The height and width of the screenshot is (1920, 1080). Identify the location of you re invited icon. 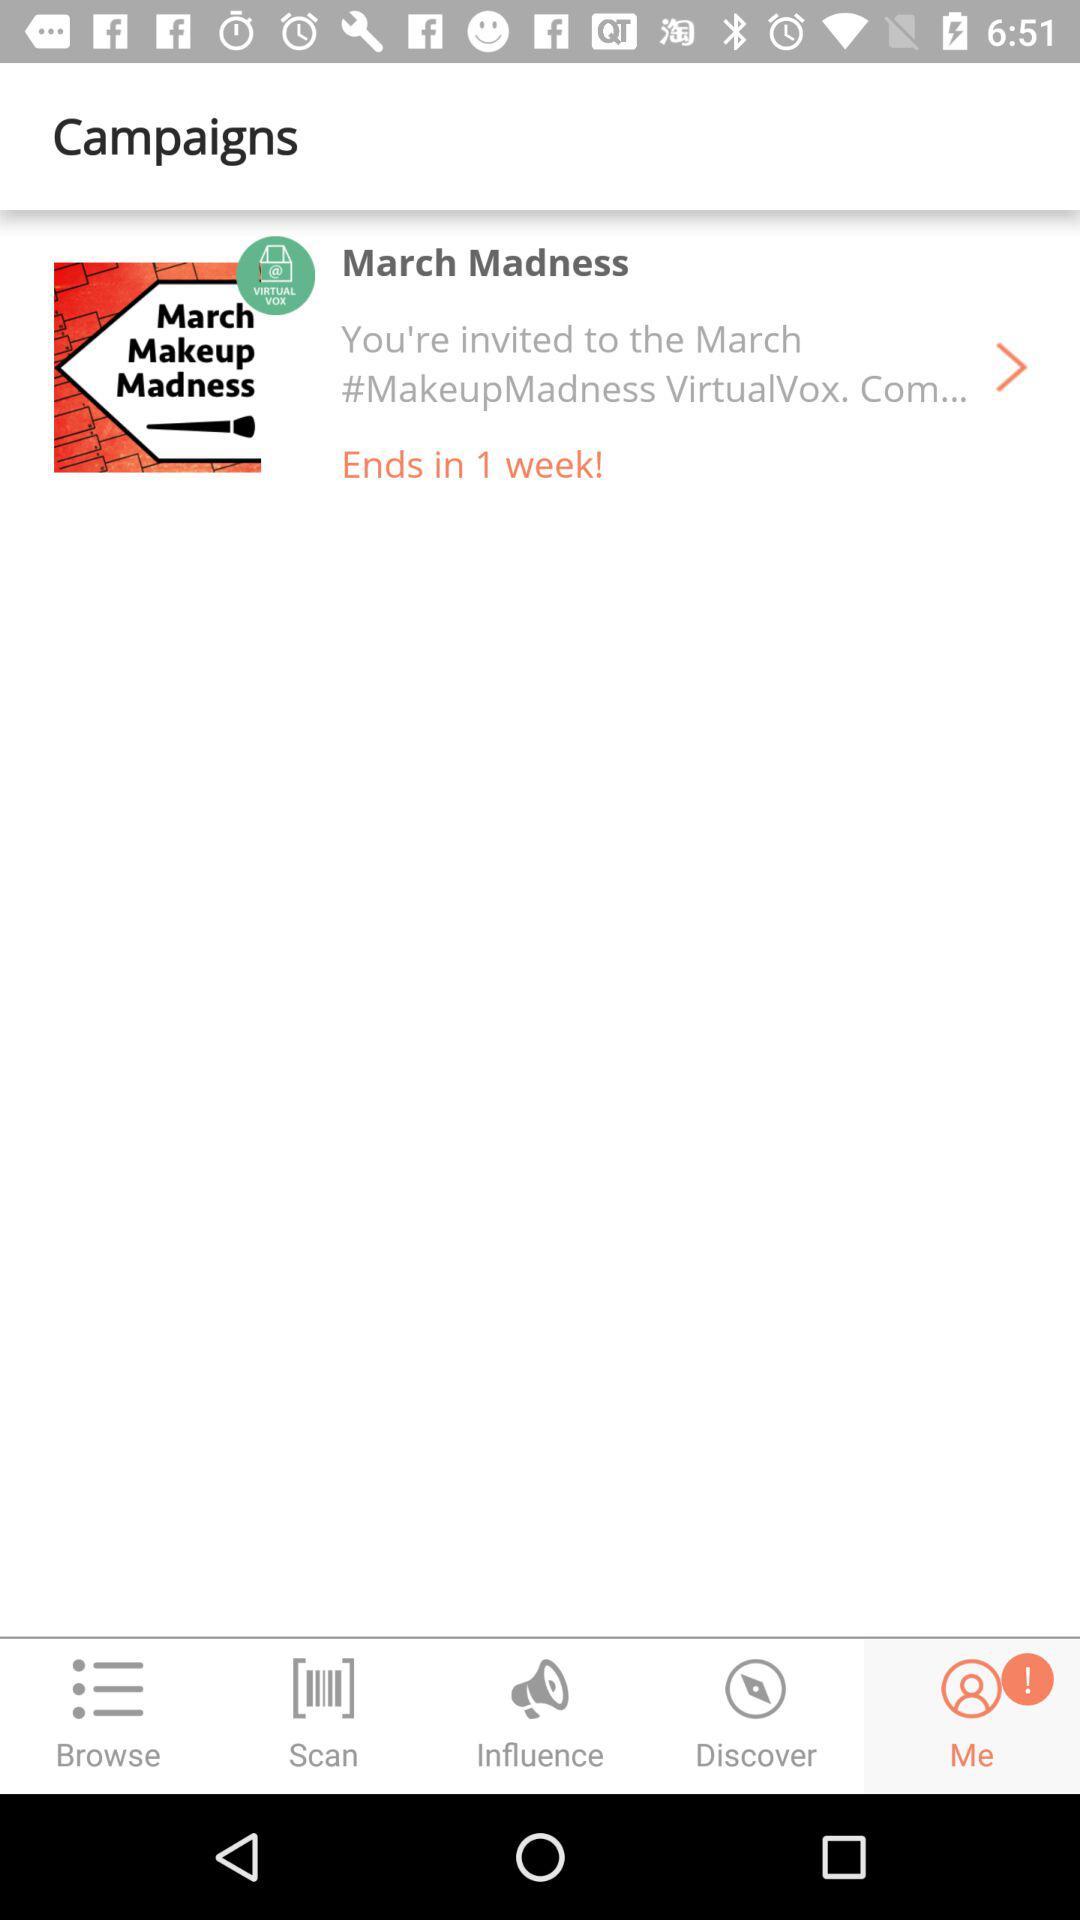
(655, 363).